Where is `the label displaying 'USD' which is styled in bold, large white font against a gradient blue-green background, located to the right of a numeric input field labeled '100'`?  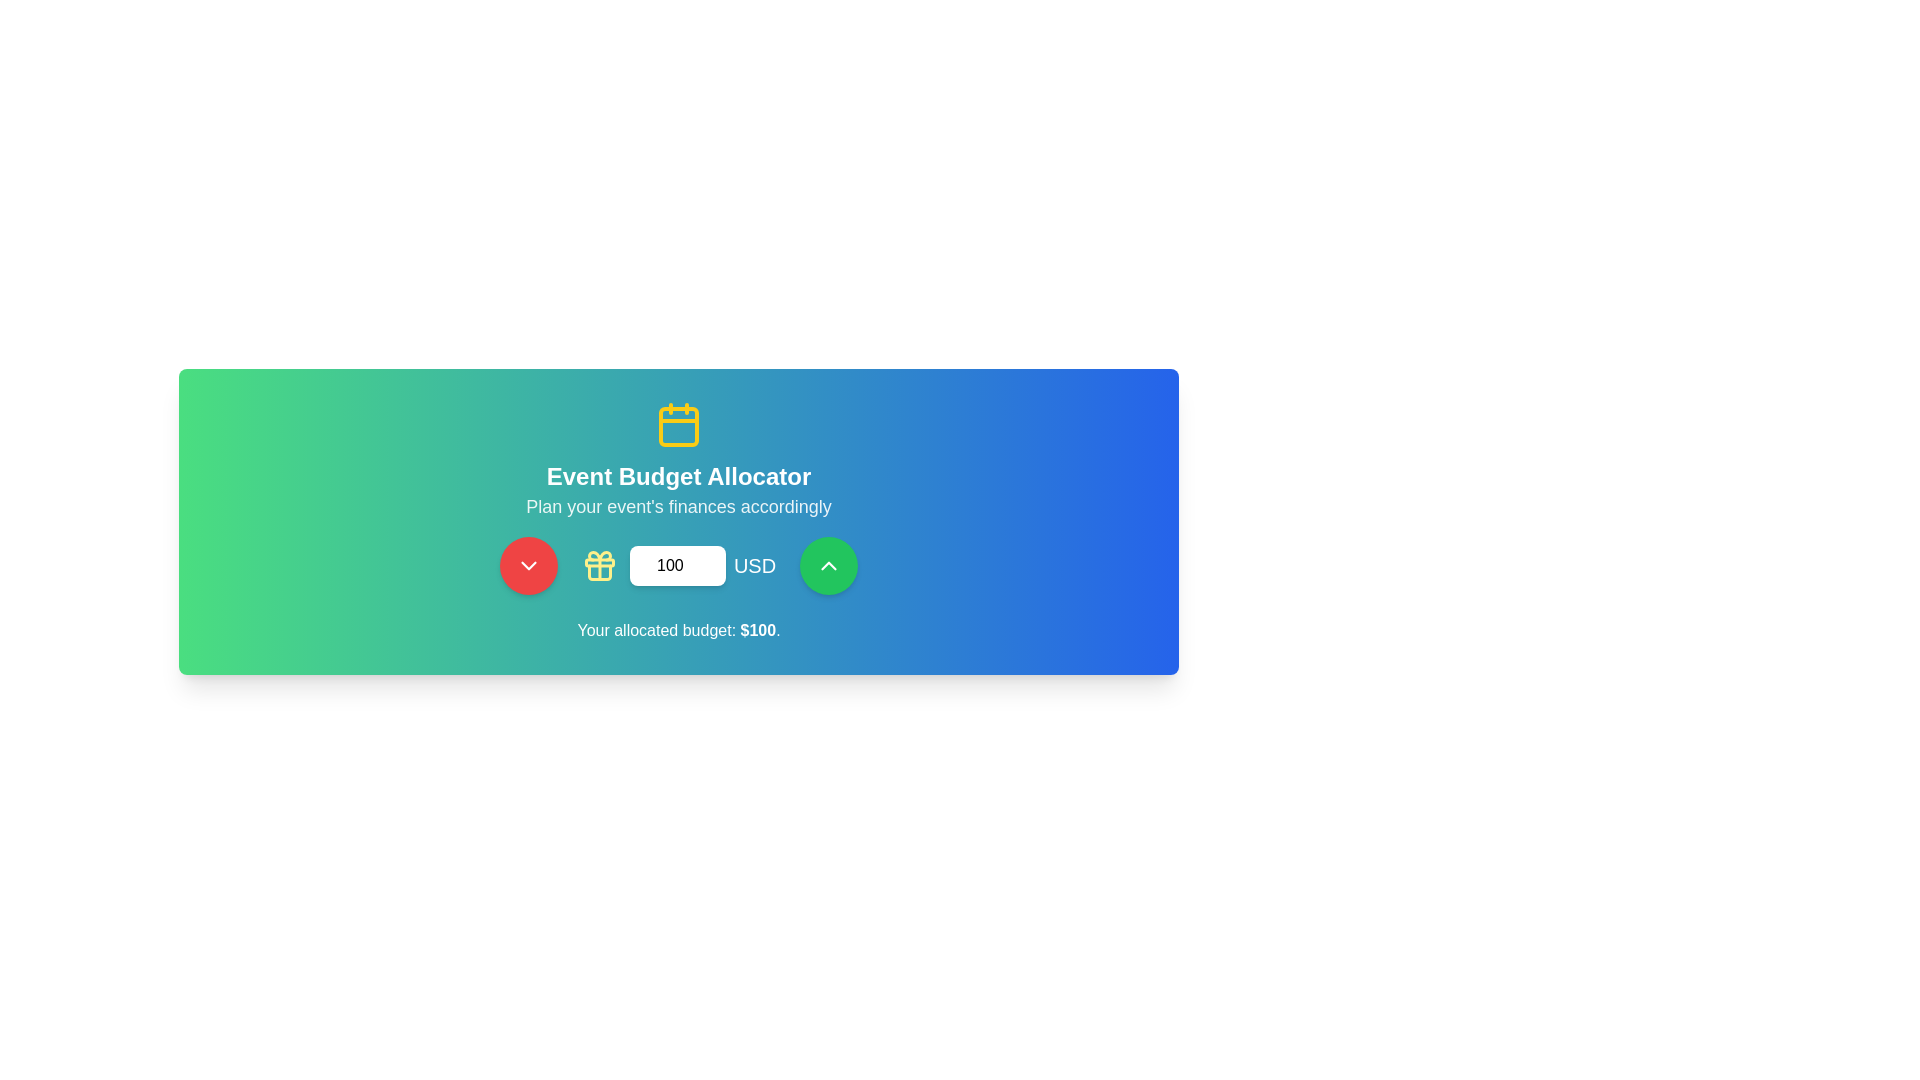 the label displaying 'USD' which is styled in bold, large white font against a gradient blue-green background, located to the right of a numeric input field labeled '100' is located at coordinates (753, 566).